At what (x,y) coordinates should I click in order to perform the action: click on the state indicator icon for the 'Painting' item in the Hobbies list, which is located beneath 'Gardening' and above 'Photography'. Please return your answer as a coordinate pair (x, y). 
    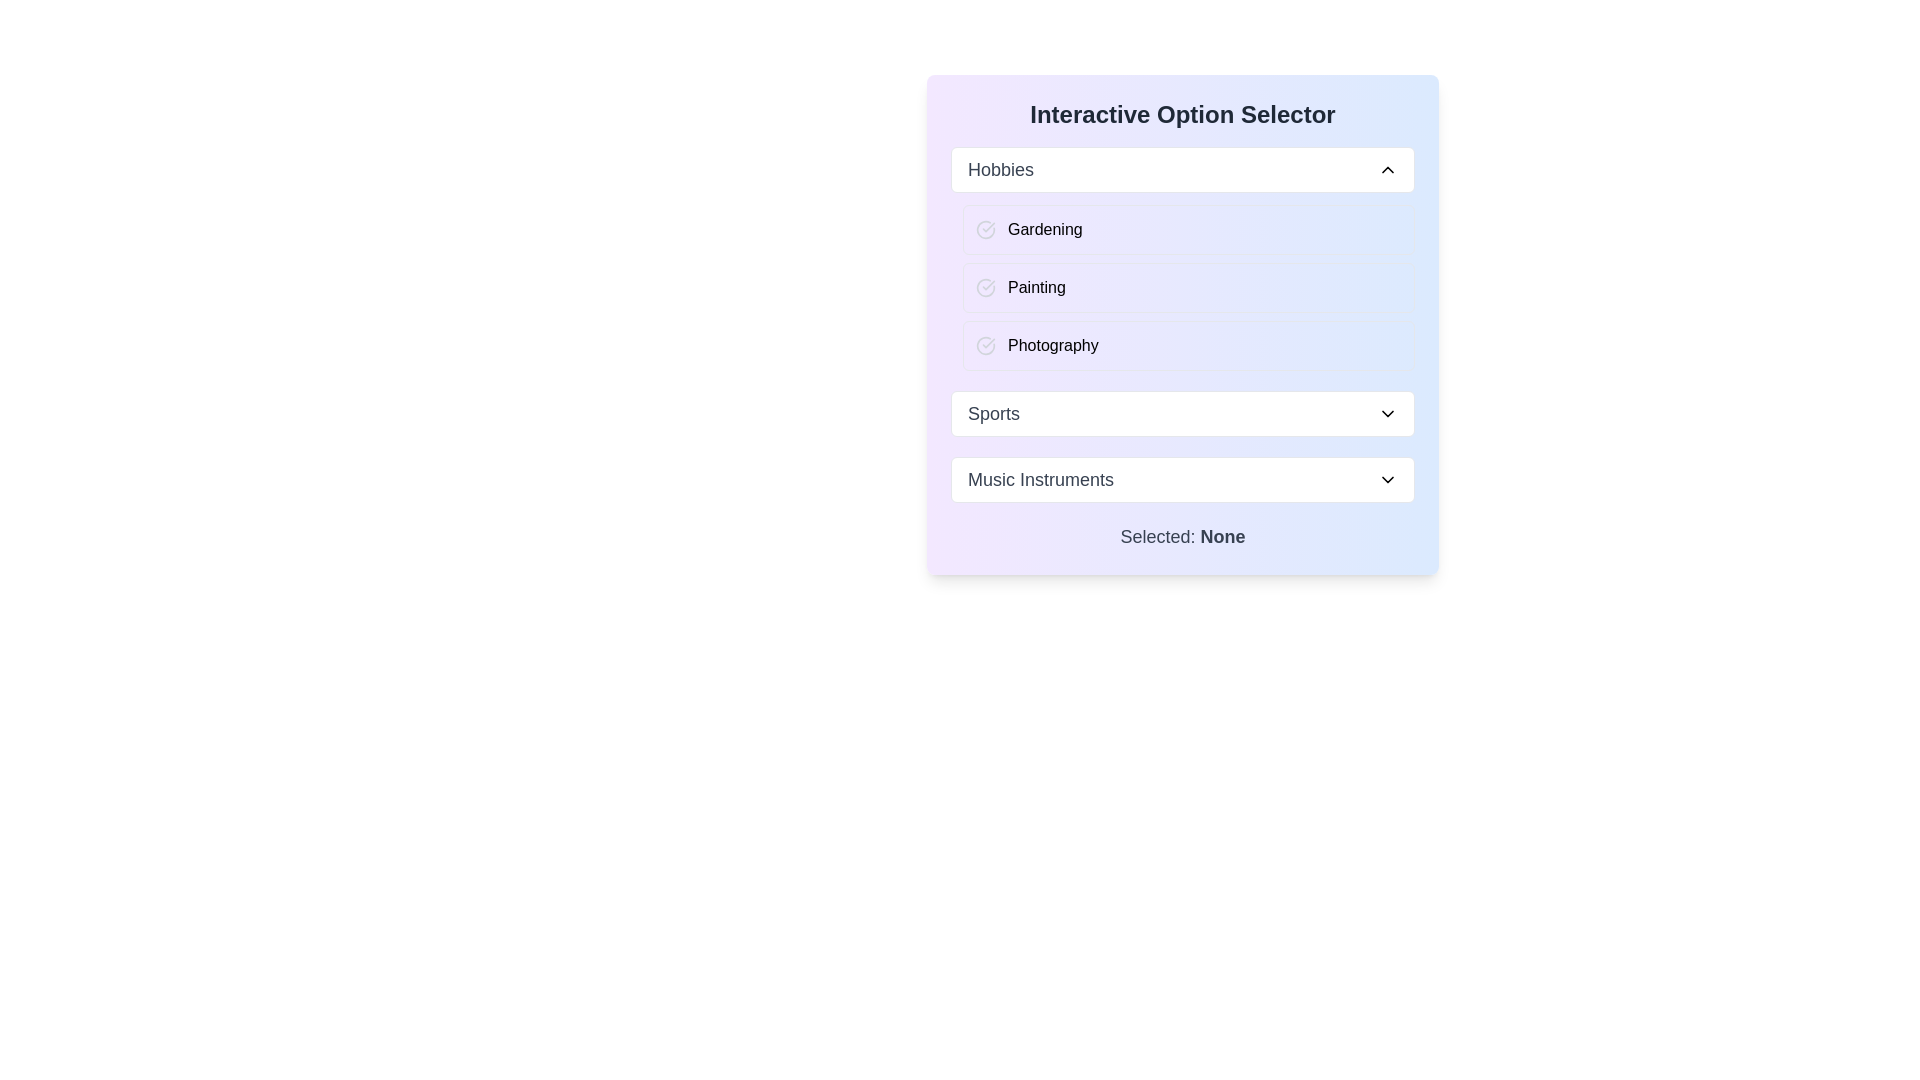
    Looking at the image, I should click on (985, 288).